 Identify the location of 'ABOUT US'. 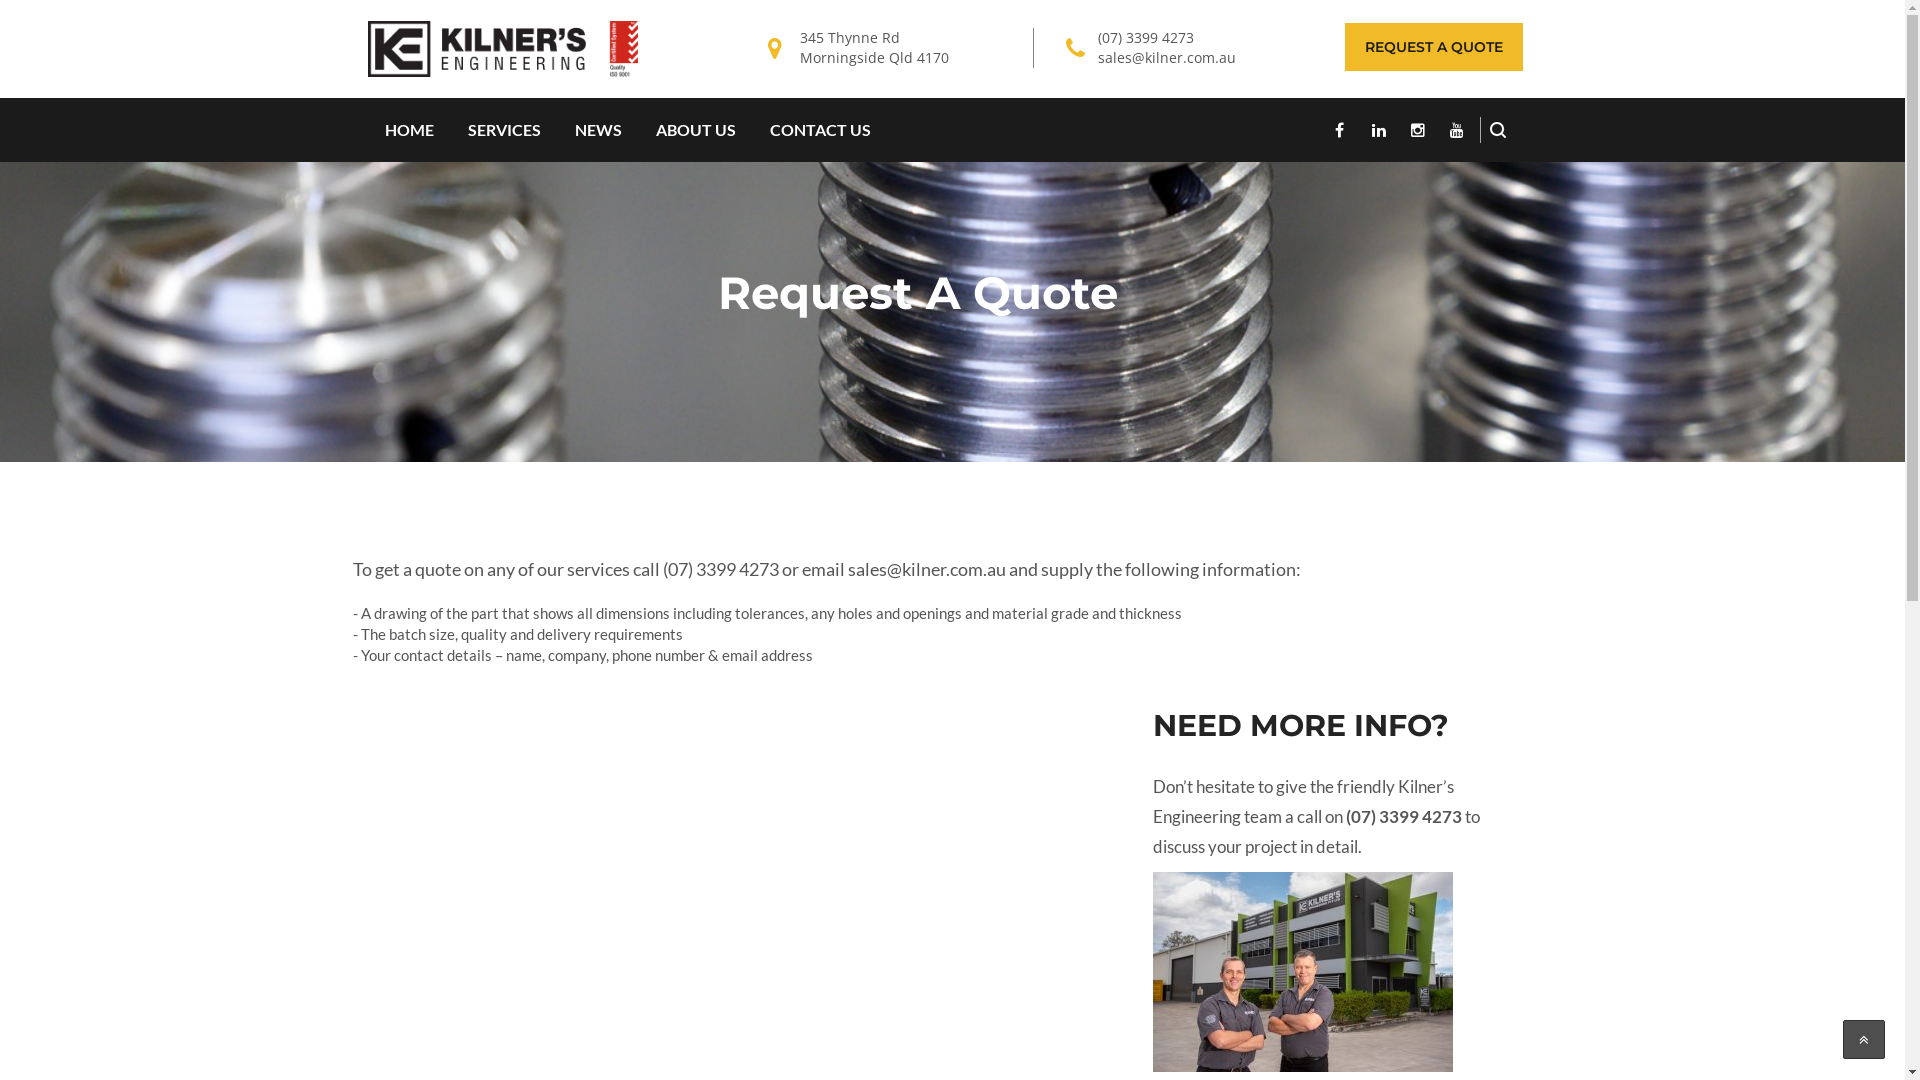
(637, 130).